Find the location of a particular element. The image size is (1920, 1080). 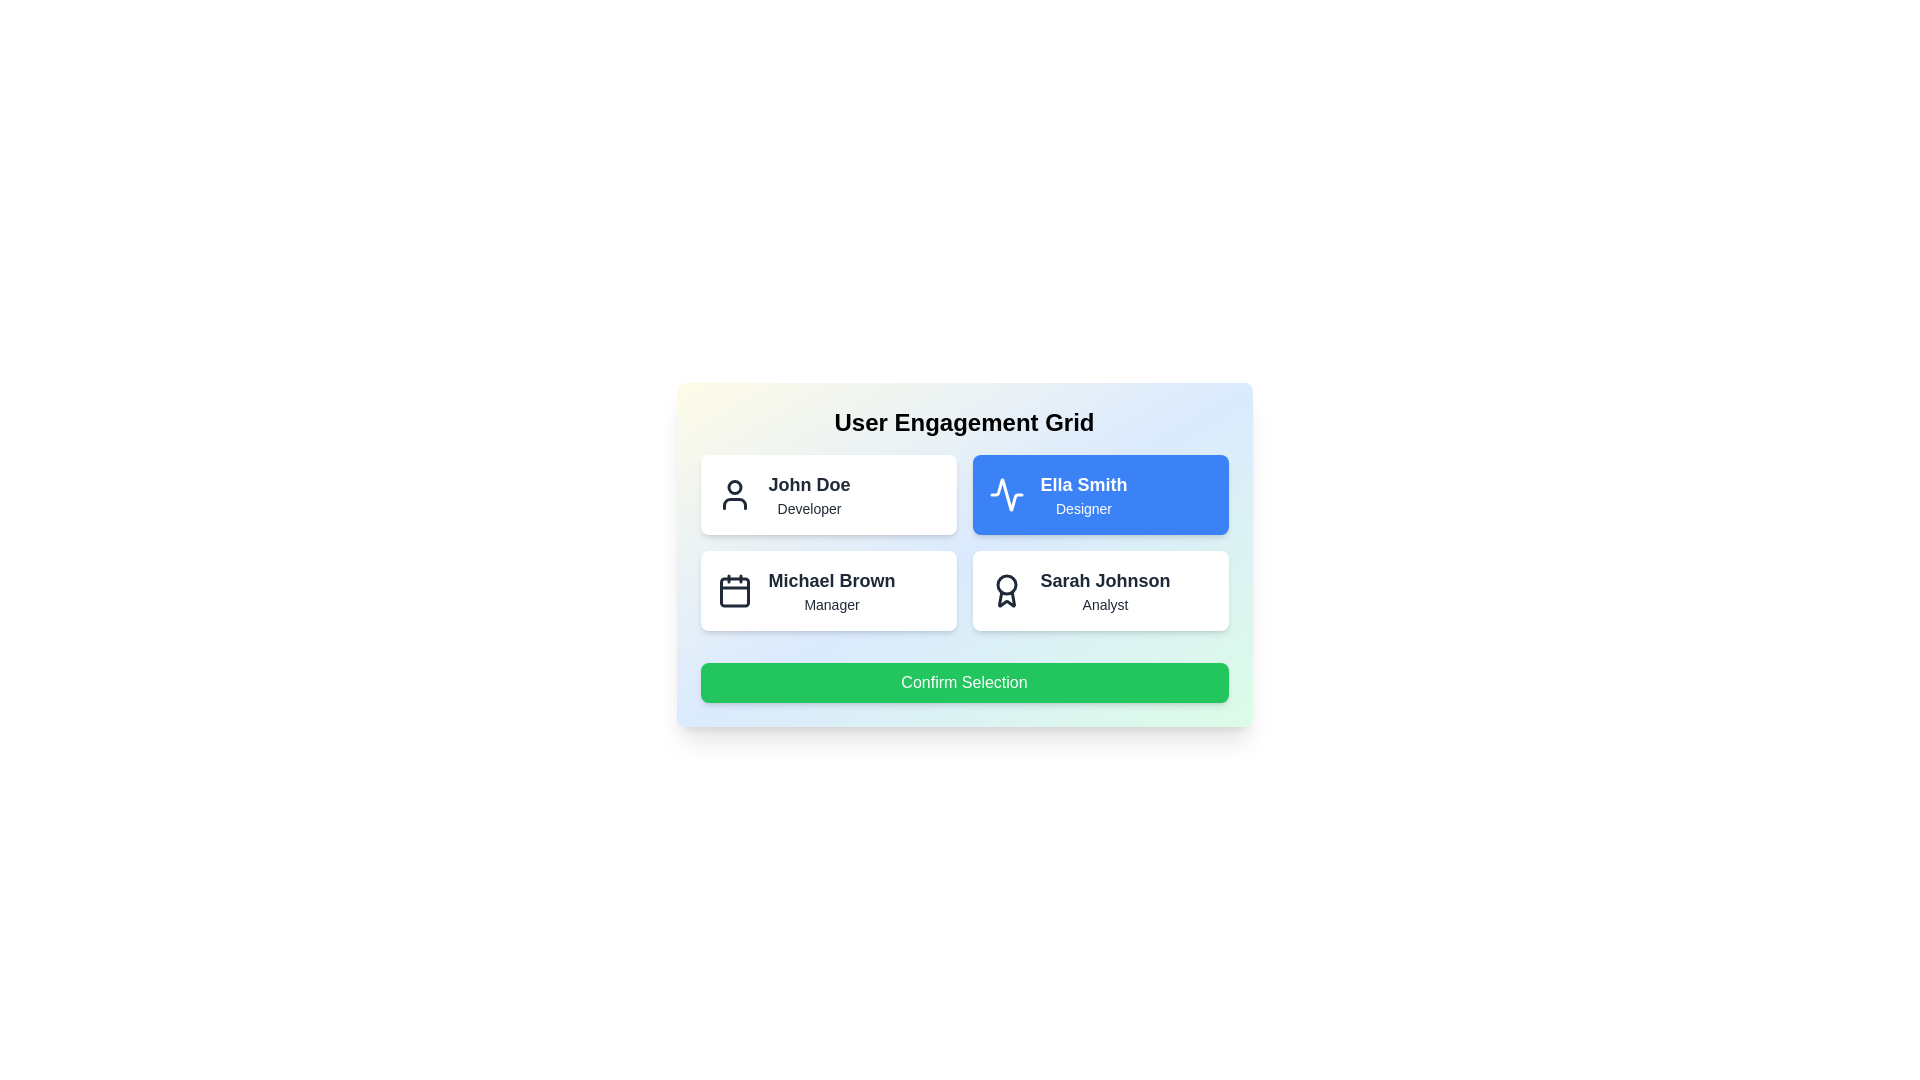

the user card for Sarah Johnson is located at coordinates (1099, 589).